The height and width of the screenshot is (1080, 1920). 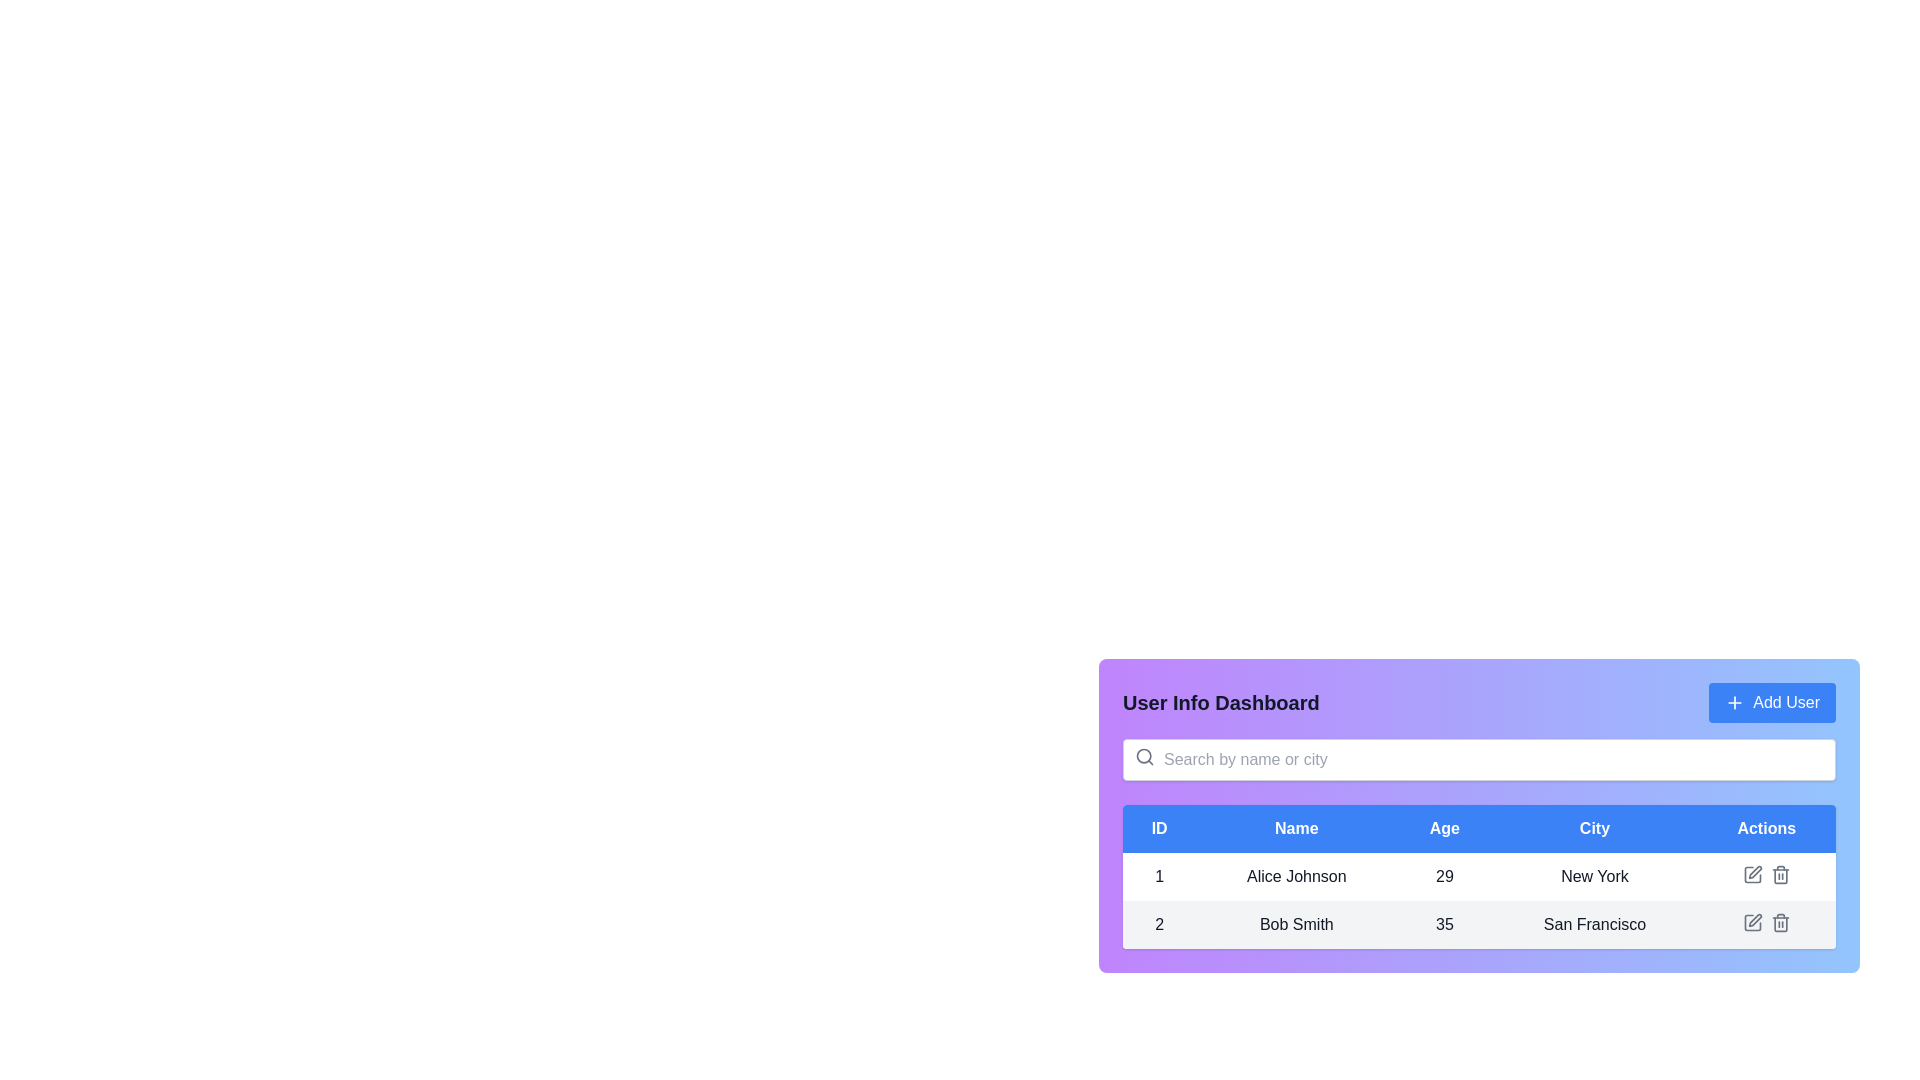 What do you see at coordinates (1444, 829) in the screenshot?
I see `the 'Age' header in the table, which is a static text label displayed in white on a blue background, centered and bold` at bounding box center [1444, 829].